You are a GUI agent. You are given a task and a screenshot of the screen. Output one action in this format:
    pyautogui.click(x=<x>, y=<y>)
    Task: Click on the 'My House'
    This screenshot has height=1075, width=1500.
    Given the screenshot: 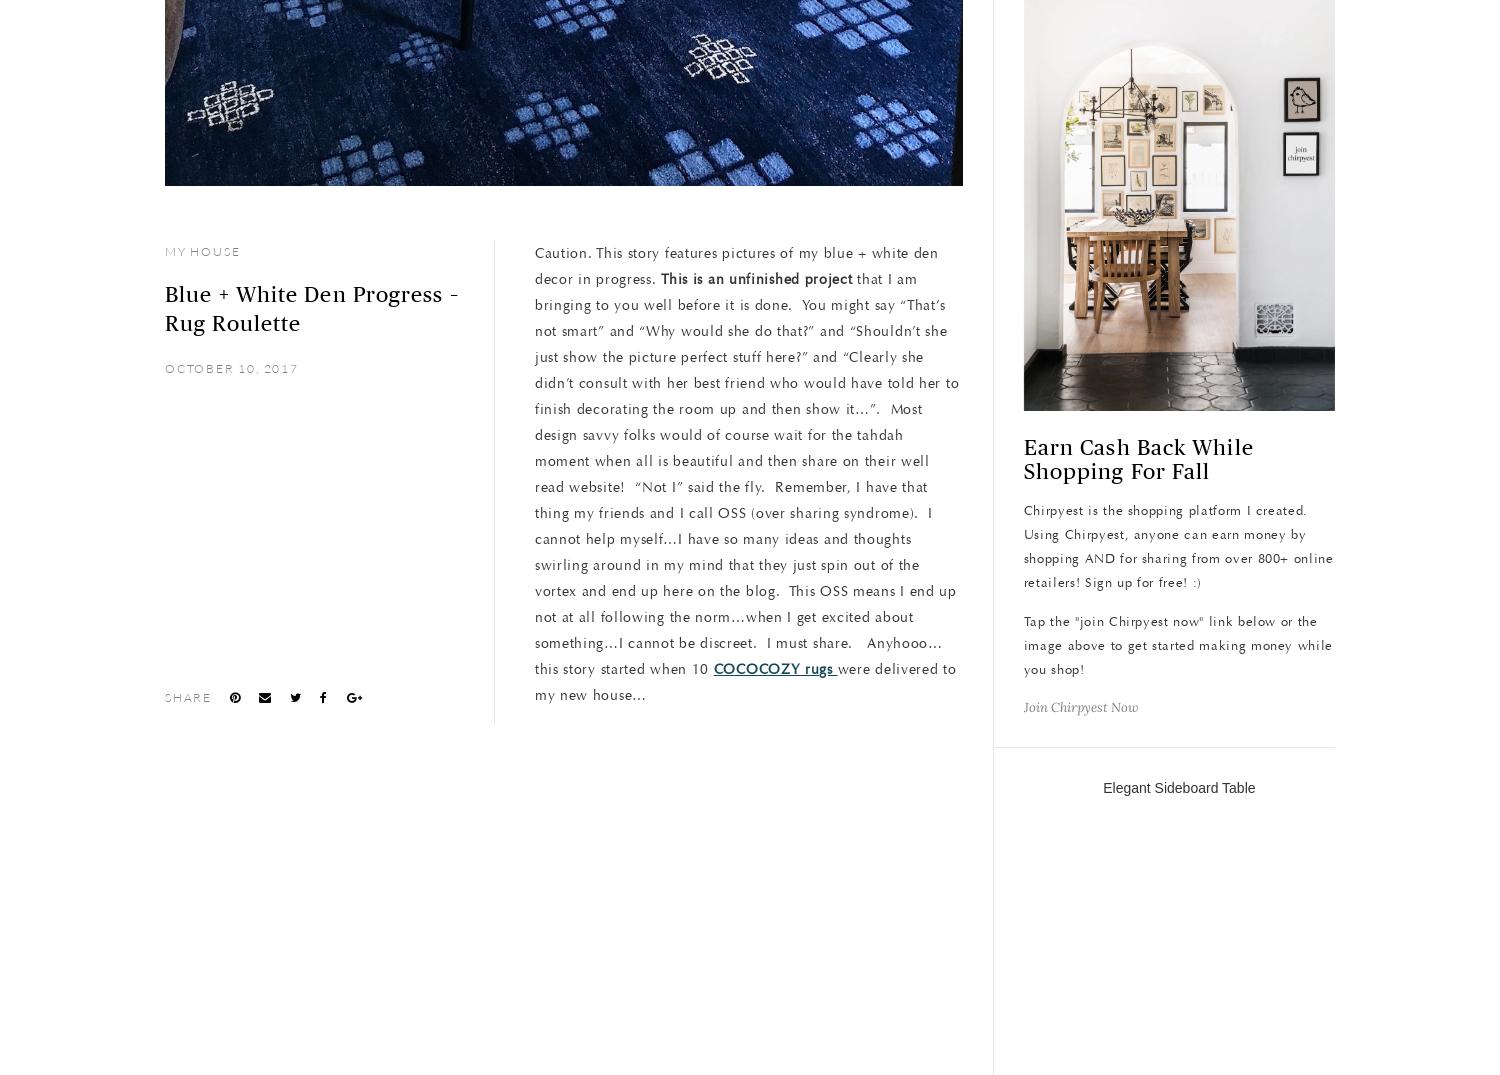 What is the action you would take?
    pyautogui.click(x=201, y=251)
    